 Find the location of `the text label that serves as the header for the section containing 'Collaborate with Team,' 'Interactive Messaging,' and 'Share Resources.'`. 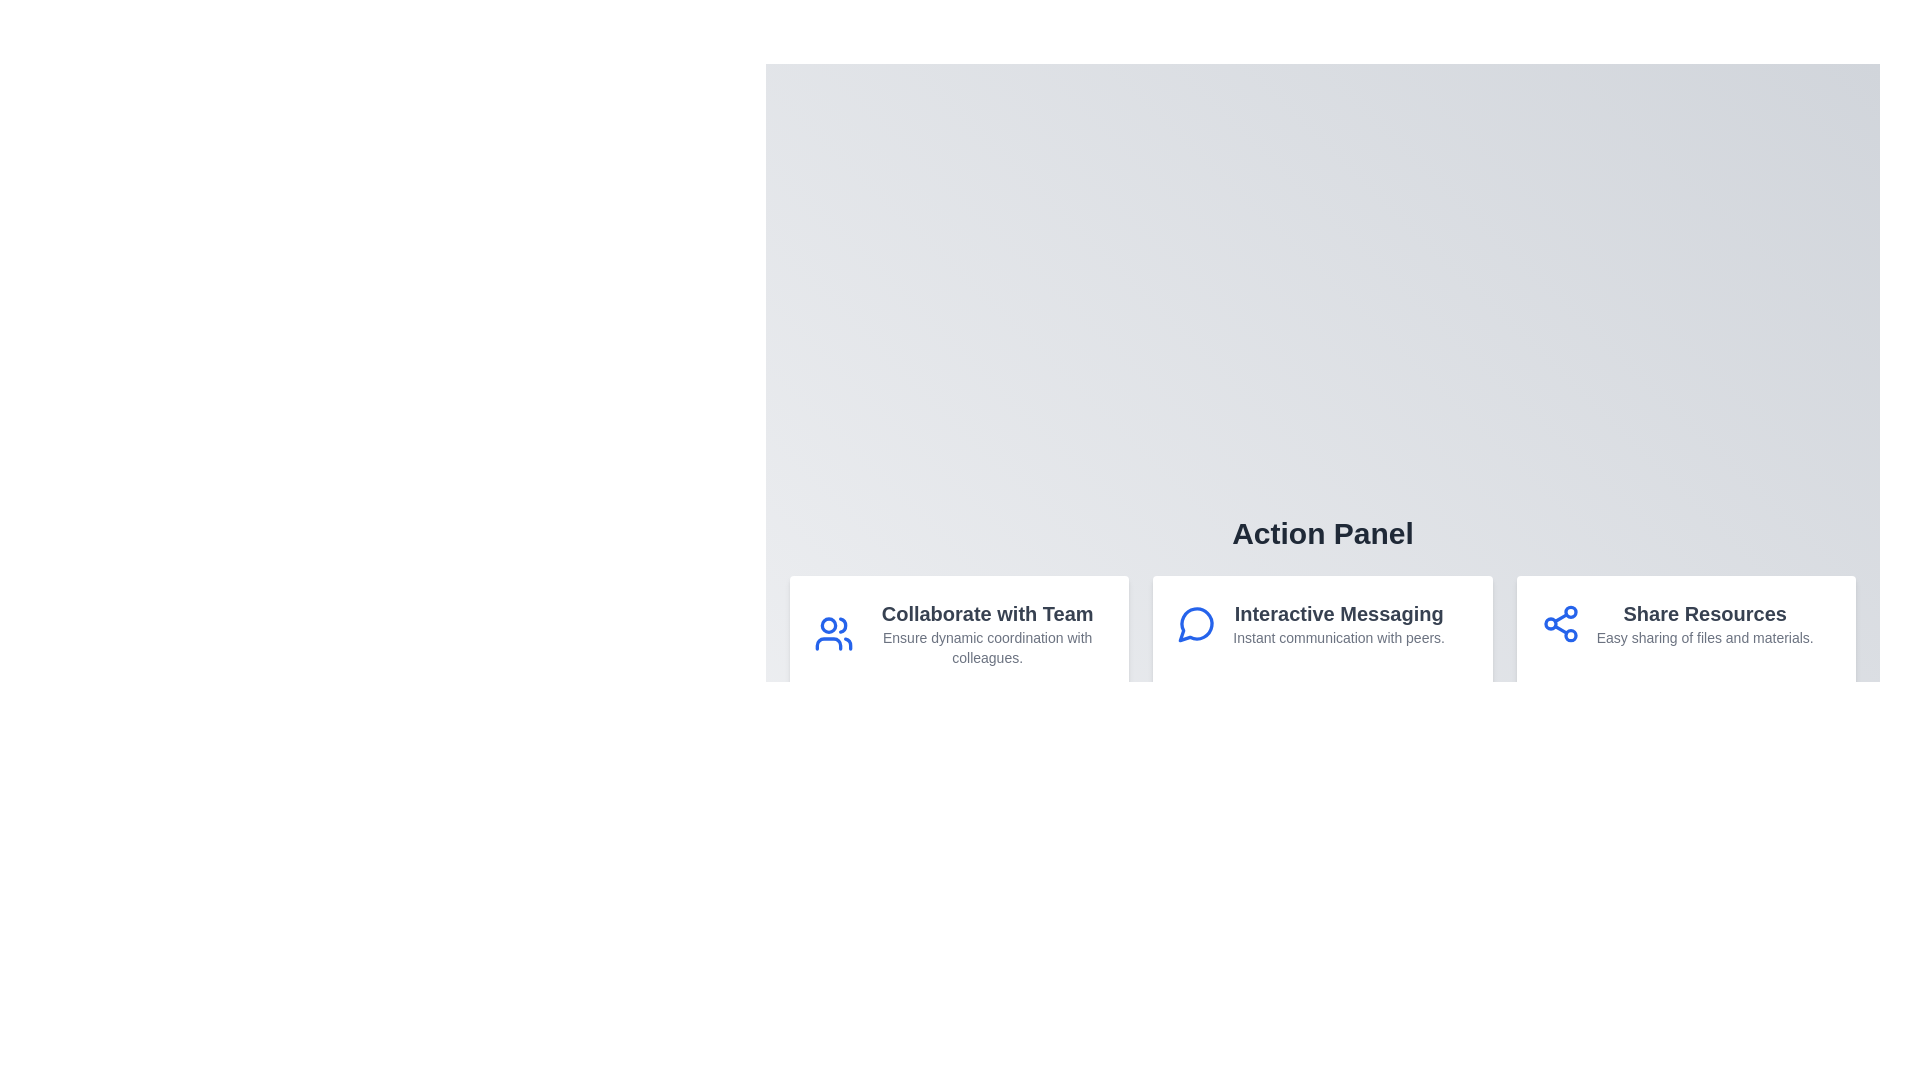

the text label that serves as the header for the section containing 'Collaborate with Team,' 'Interactive Messaging,' and 'Share Resources.' is located at coordinates (1323, 532).